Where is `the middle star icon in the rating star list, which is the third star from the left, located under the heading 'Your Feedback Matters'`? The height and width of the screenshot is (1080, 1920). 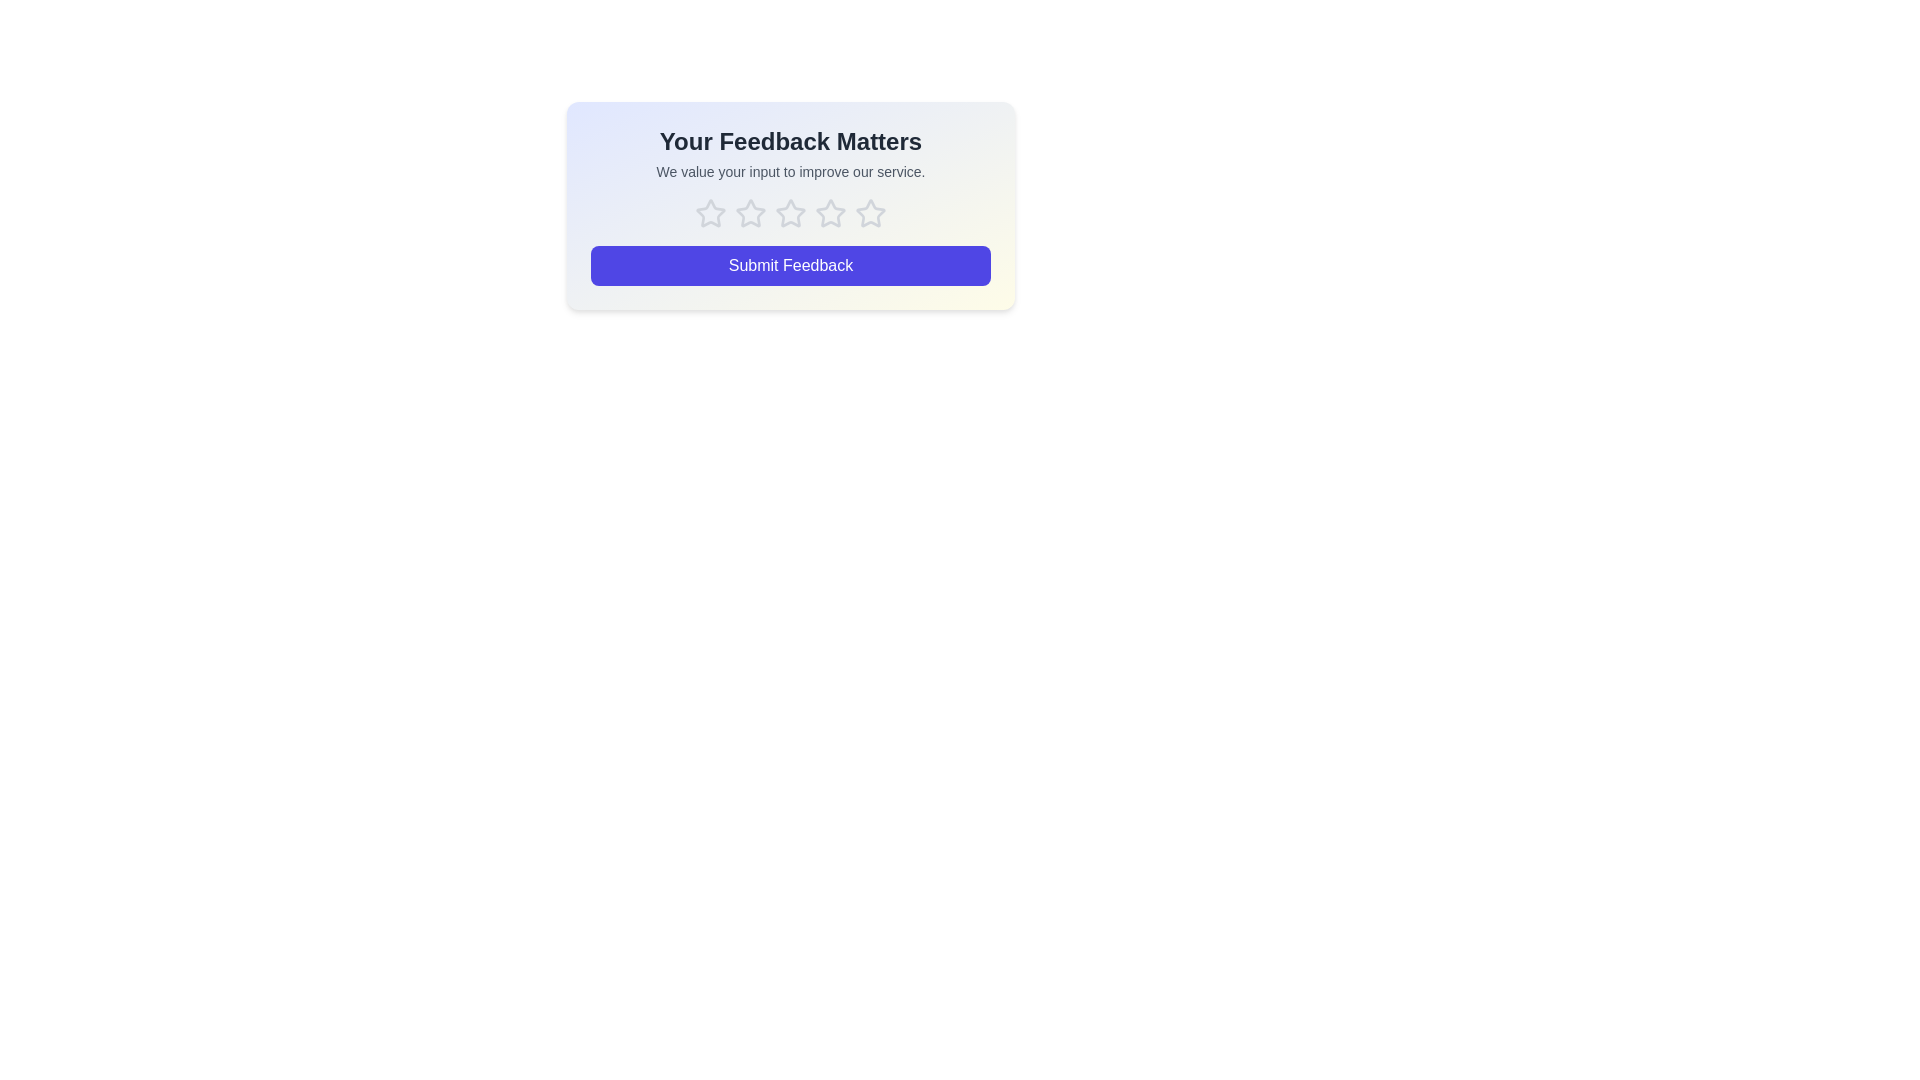
the middle star icon in the rating star list, which is the third star from the left, located under the heading 'Your Feedback Matters' is located at coordinates (790, 213).